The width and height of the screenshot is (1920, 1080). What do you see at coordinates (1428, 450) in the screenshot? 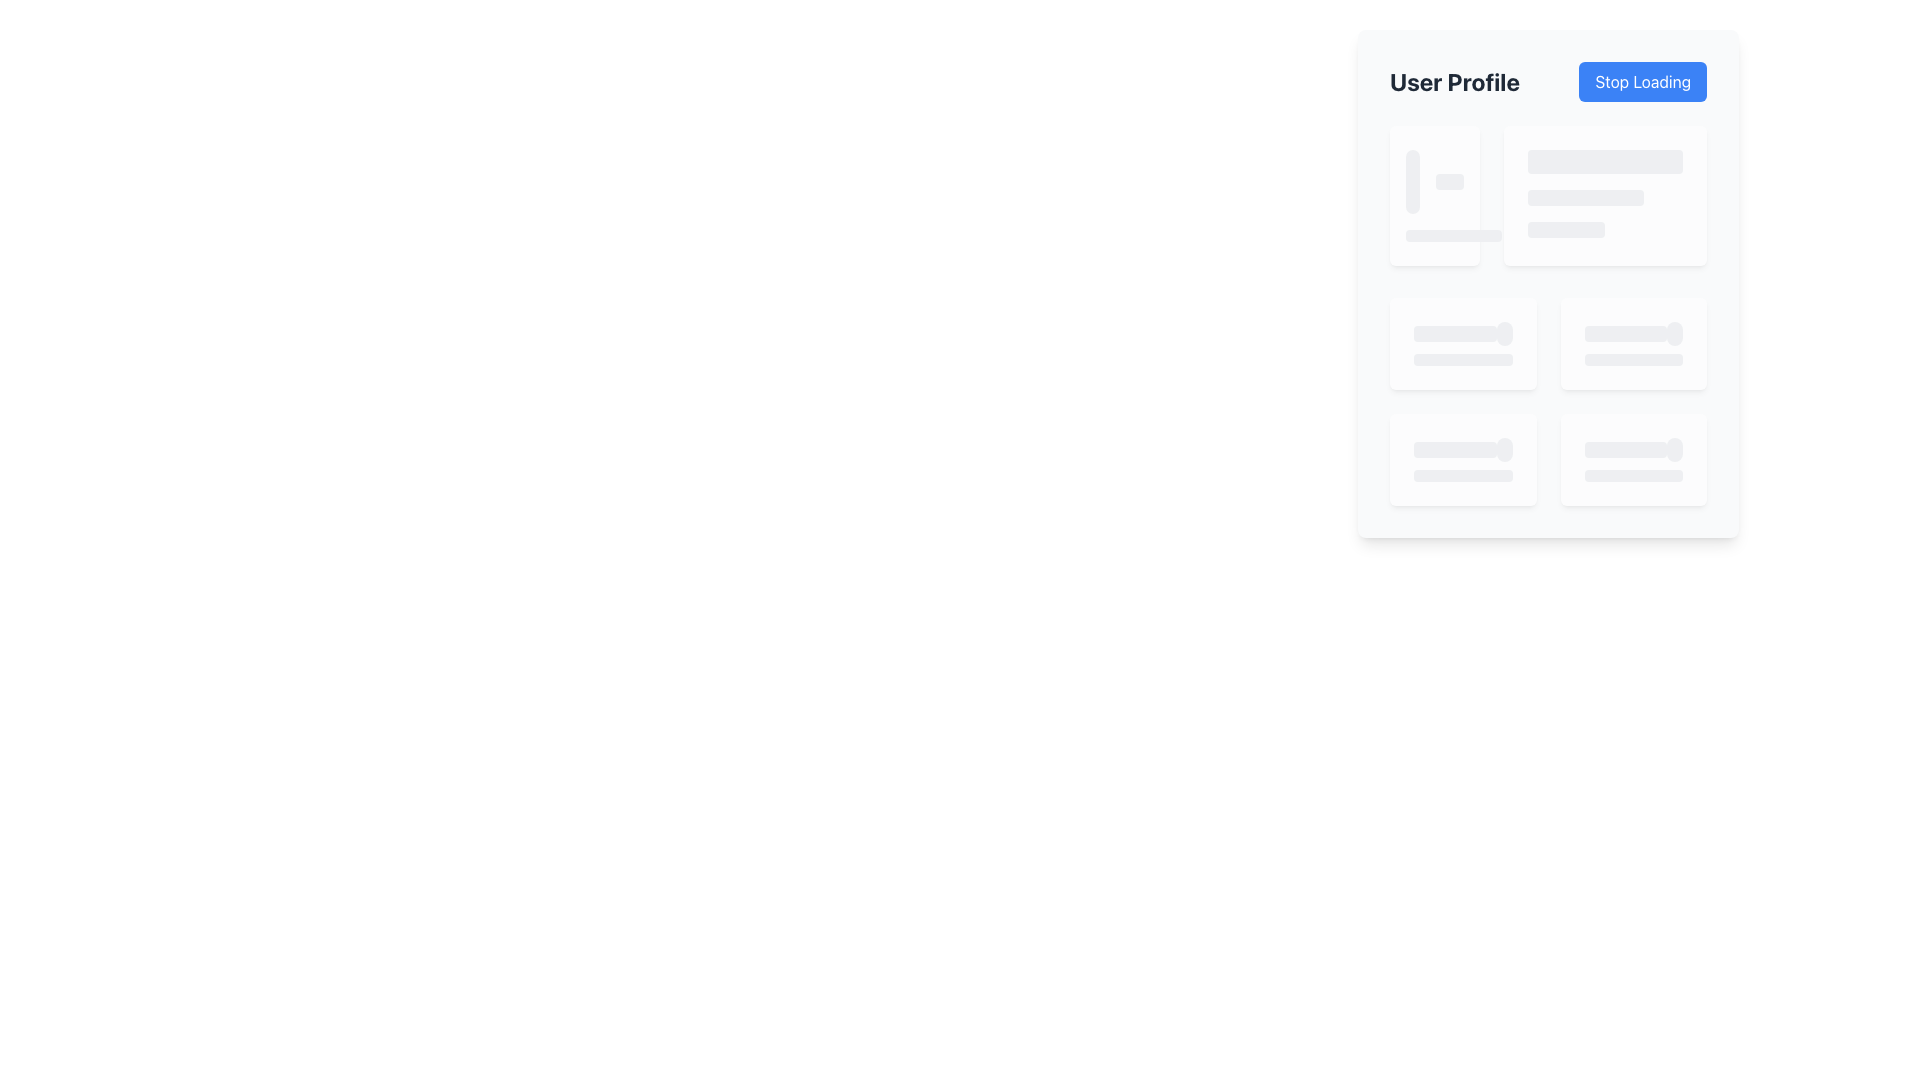
I see `the slider value` at bounding box center [1428, 450].